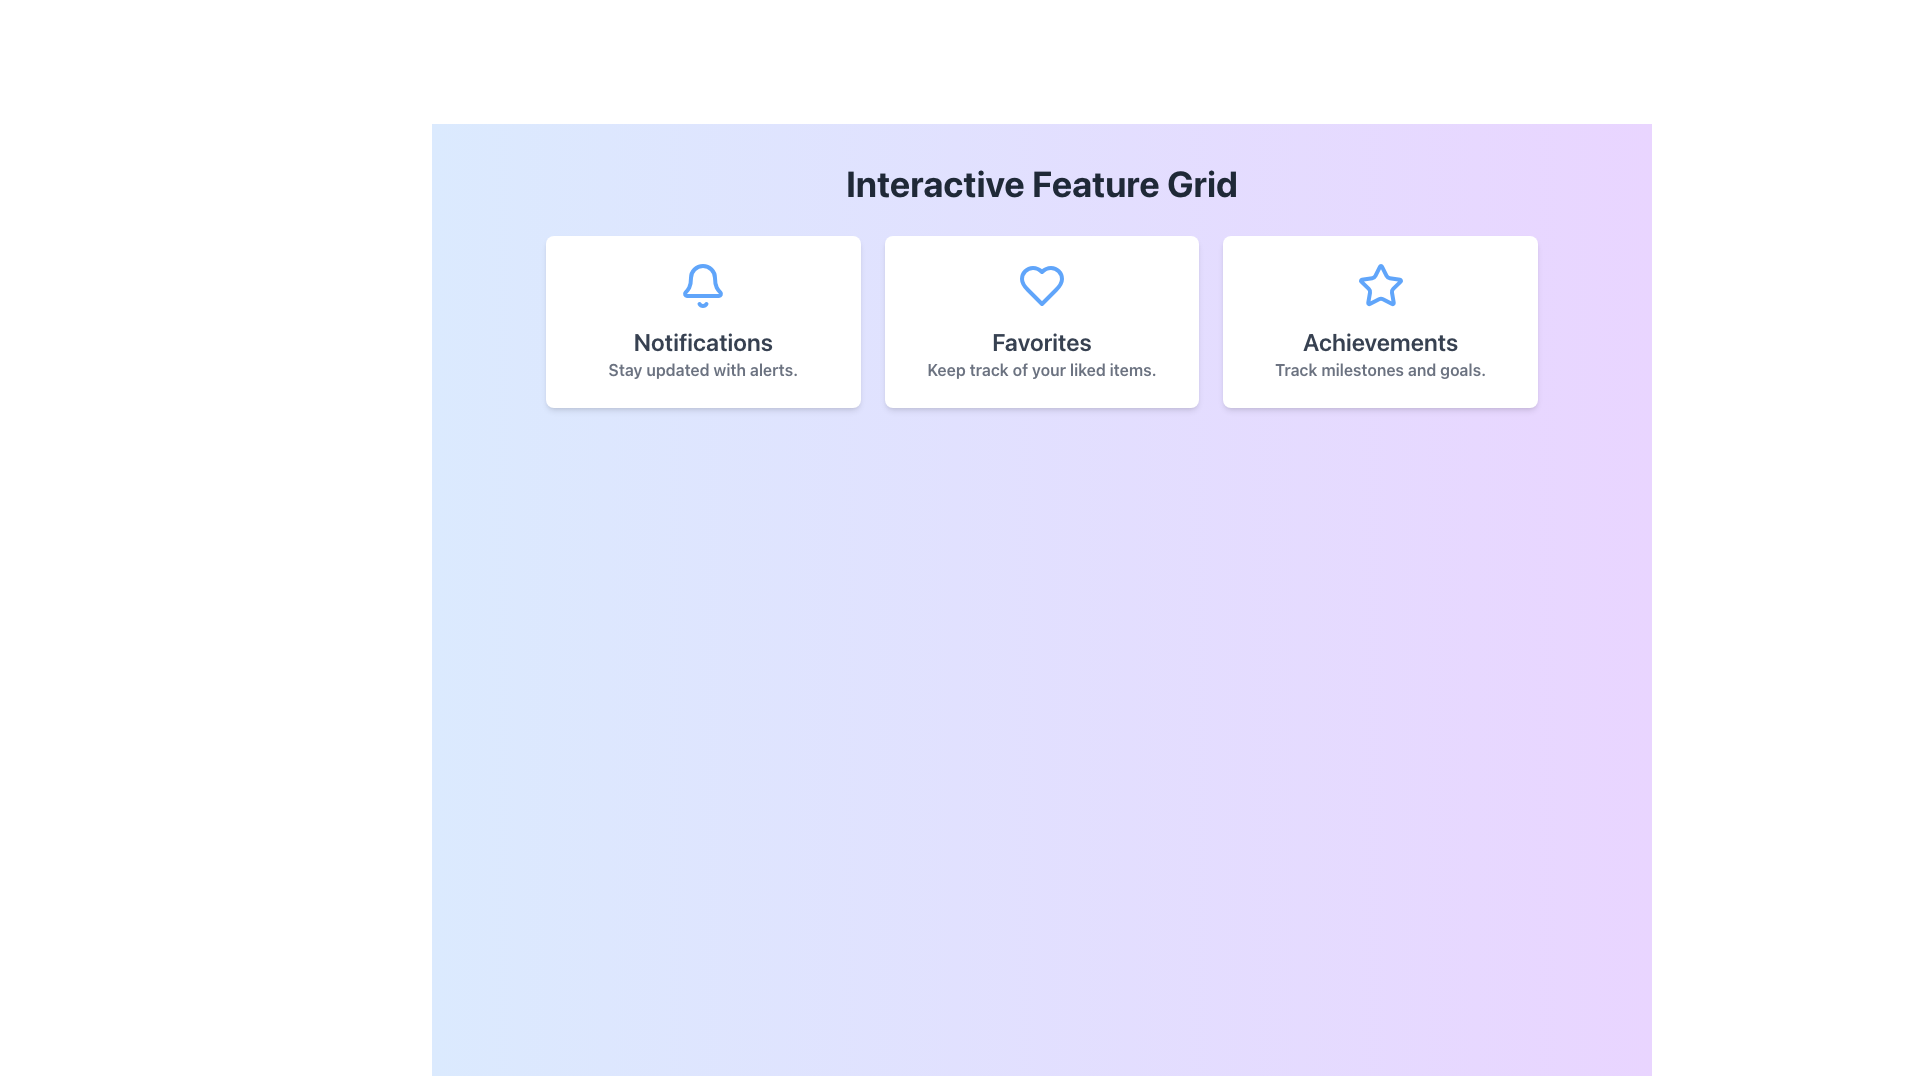 The width and height of the screenshot is (1920, 1080). Describe the element at coordinates (703, 281) in the screenshot. I see `the bell icon in the Notifications card, which is a vector illustration with a rounded shape and clapper, styled in a blue color to represent notifications` at that location.